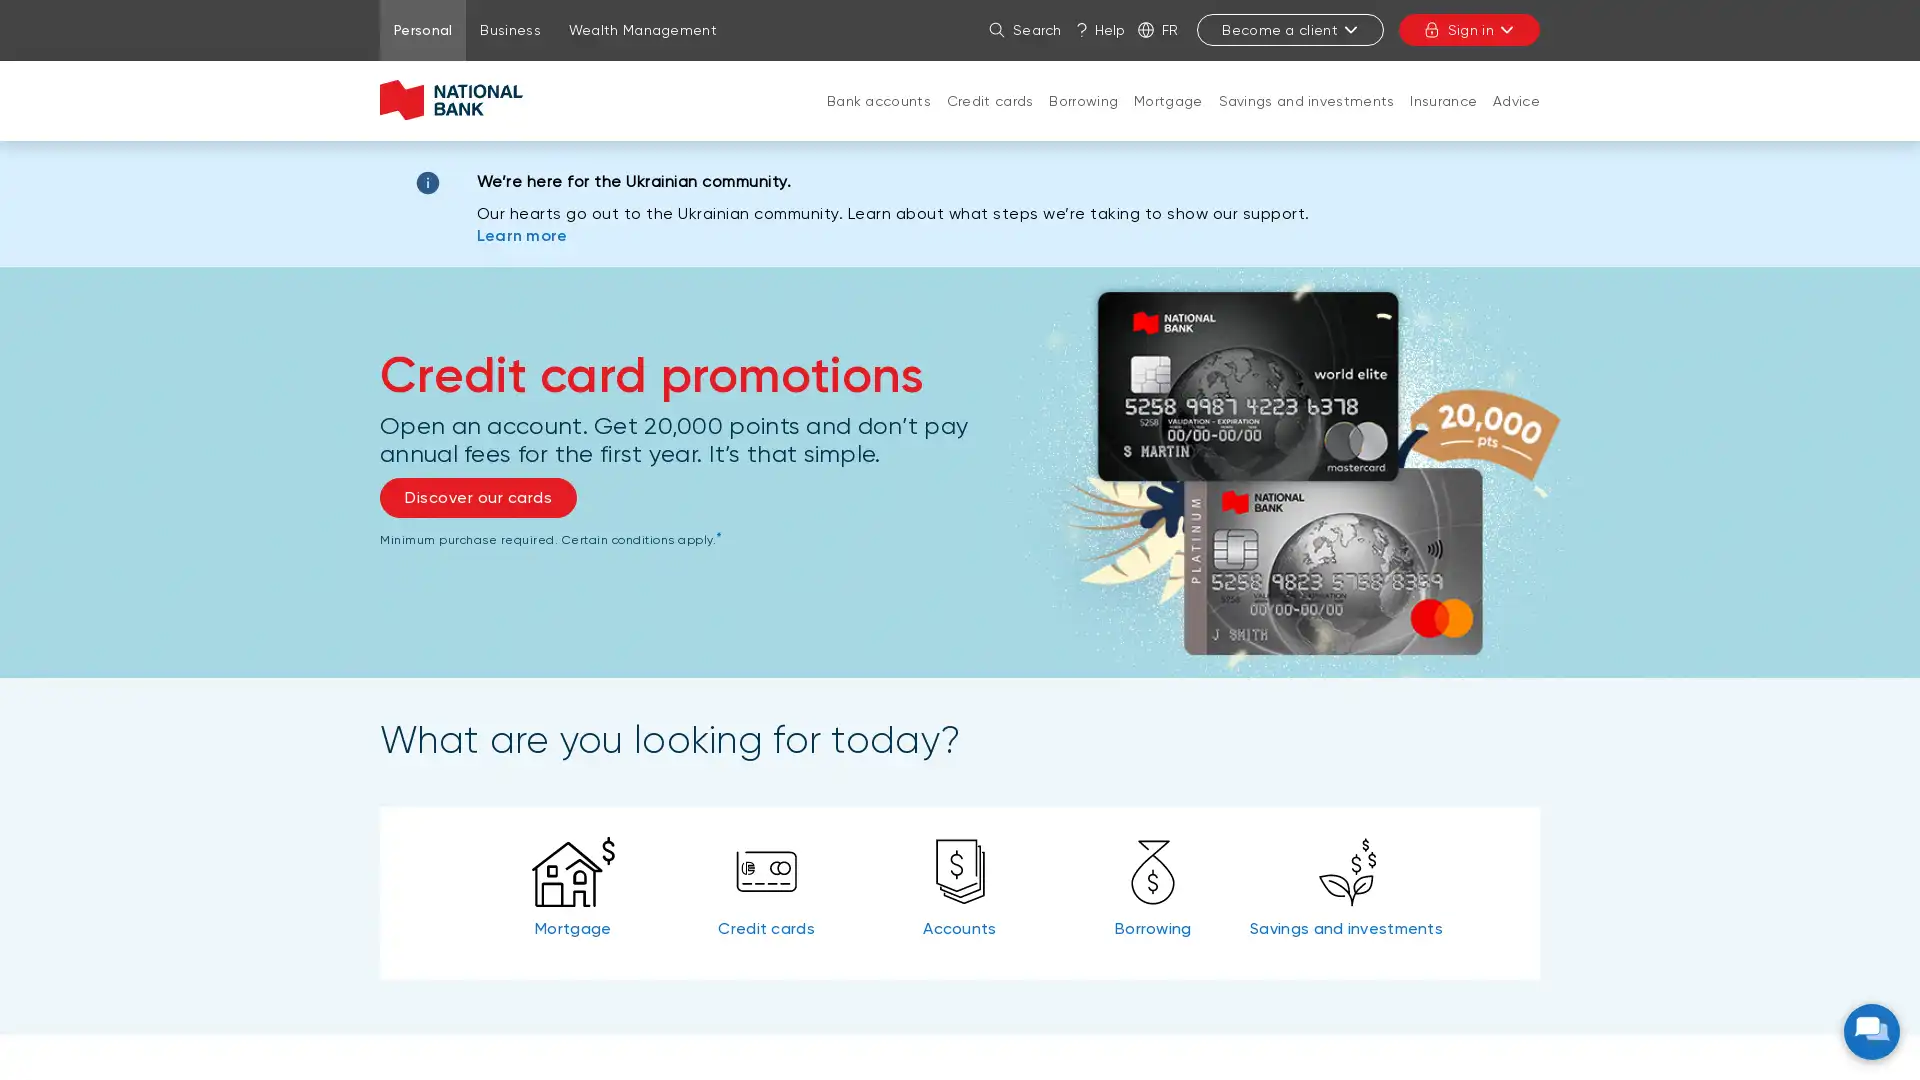  Describe the element at coordinates (8, 15) in the screenshot. I see `Go to main menu` at that location.